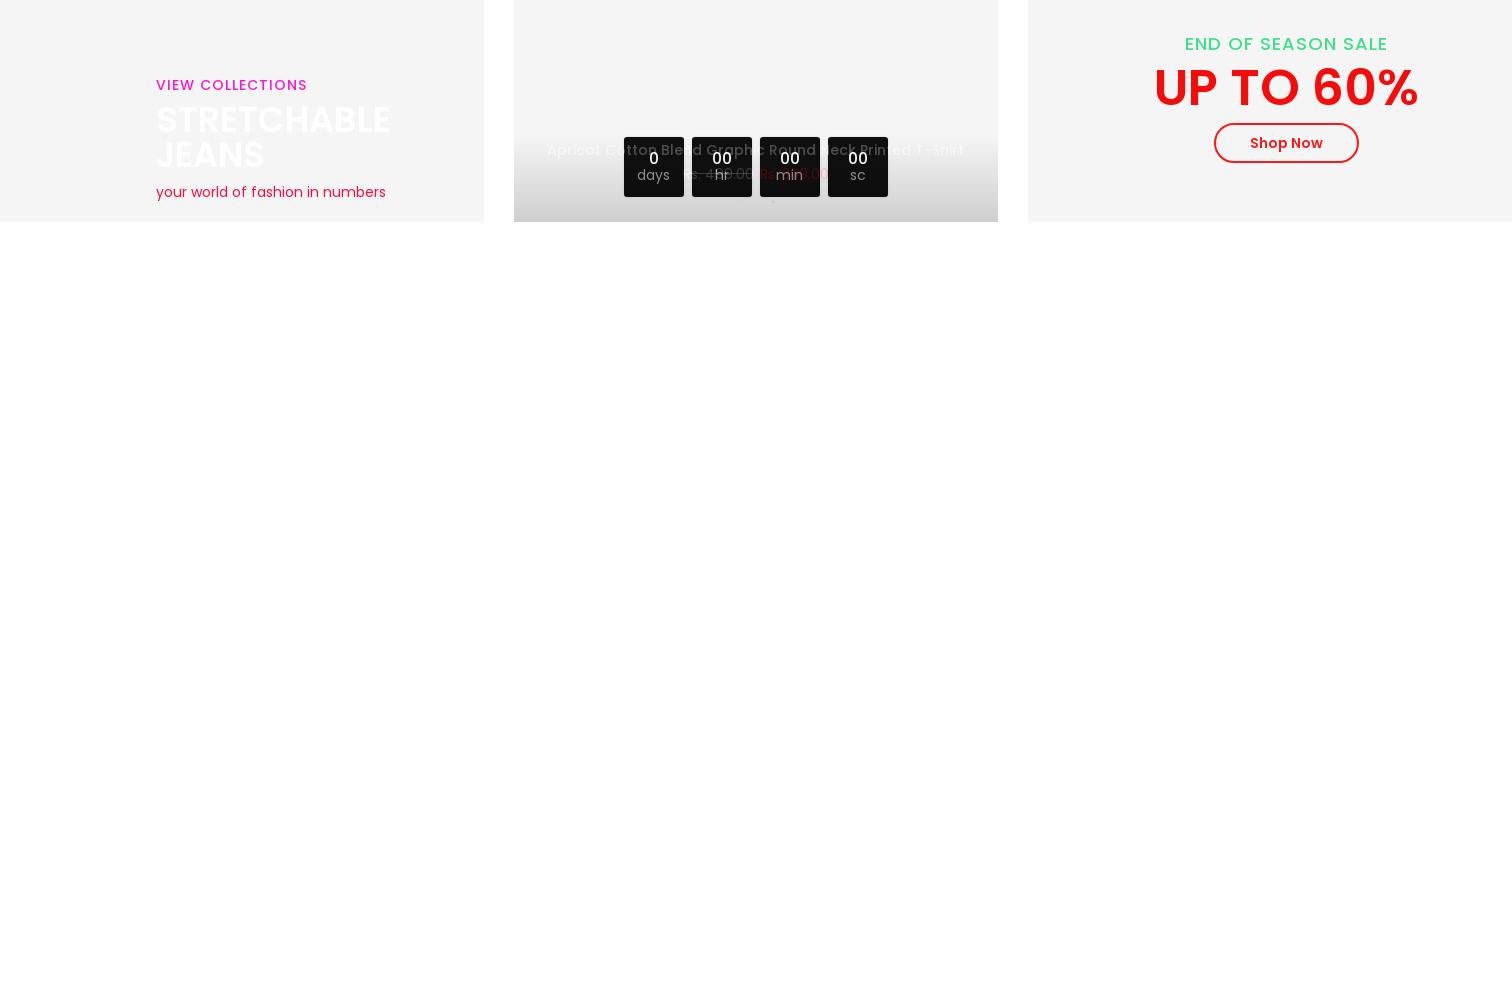 The height and width of the screenshot is (1003, 1512). What do you see at coordinates (717, 168) in the screenshot?
I see `'Rs. 499.00'` at bounding box center [717, 168].